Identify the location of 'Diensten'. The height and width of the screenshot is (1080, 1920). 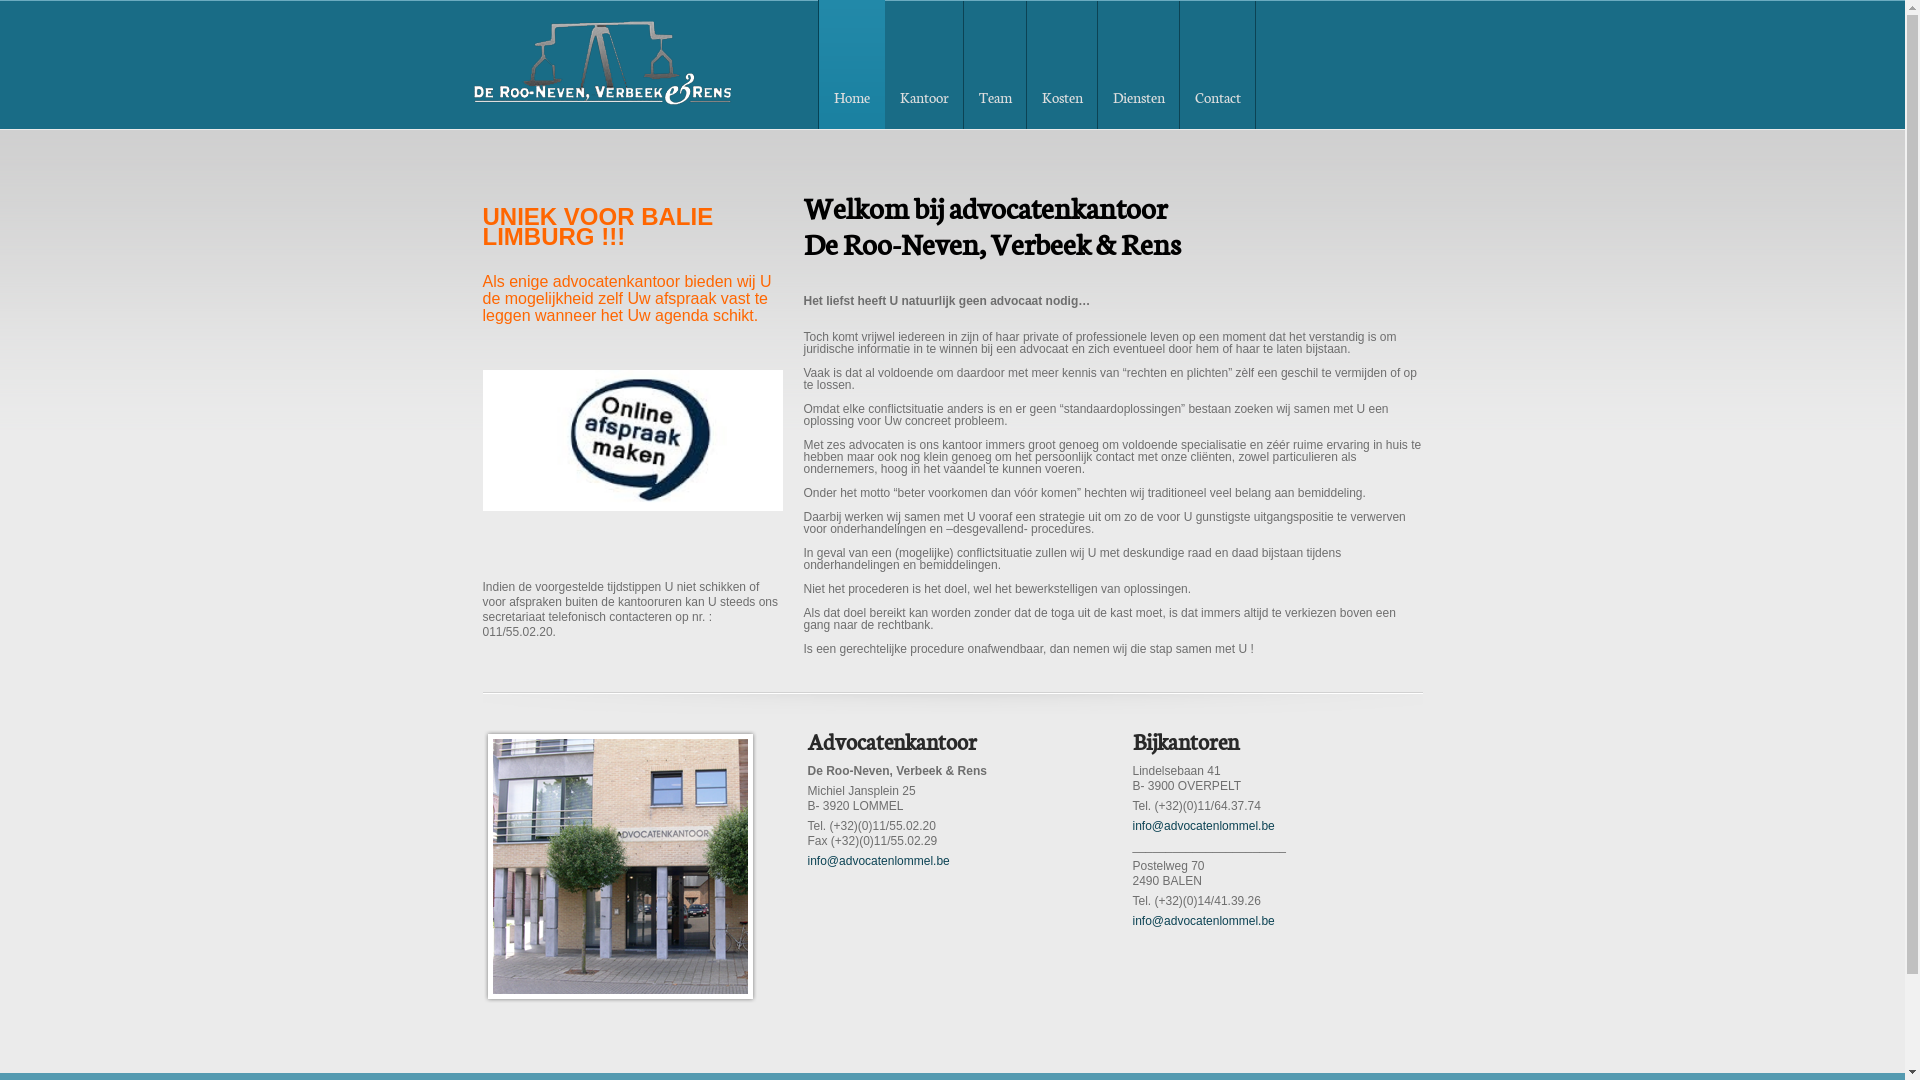
(1138, 63).